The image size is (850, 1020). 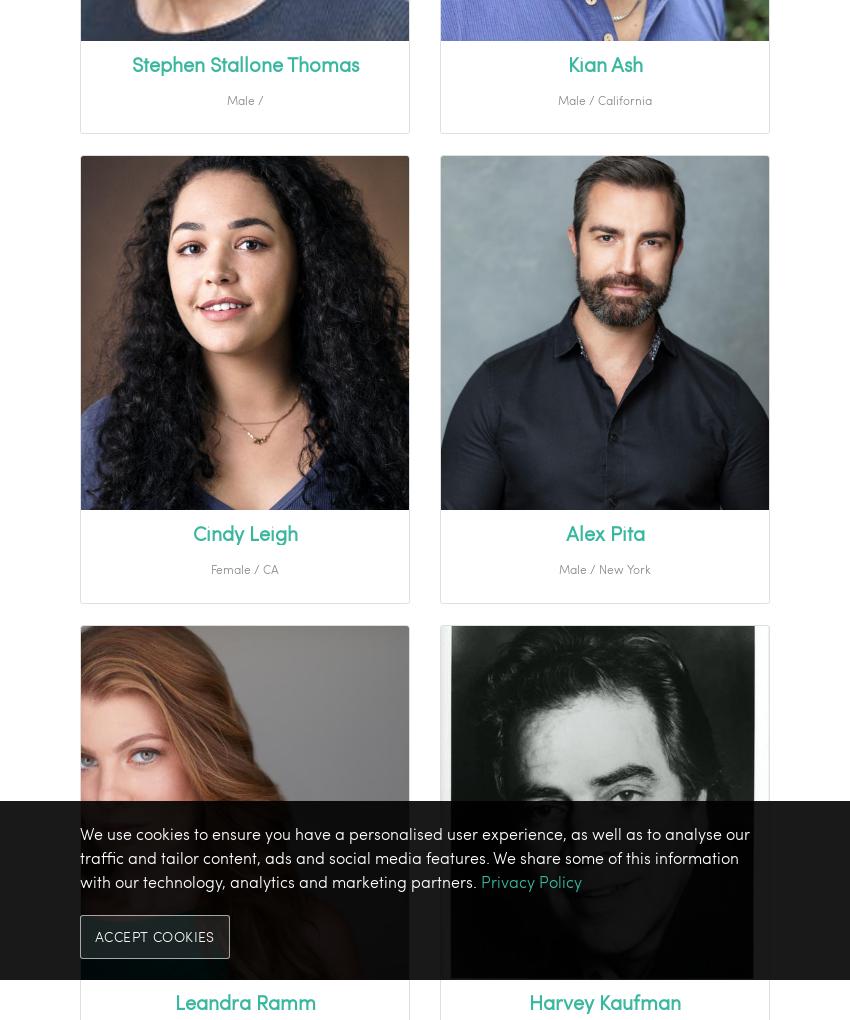 I want to click on 'Privacy Policy', so click(x=530, y=880).